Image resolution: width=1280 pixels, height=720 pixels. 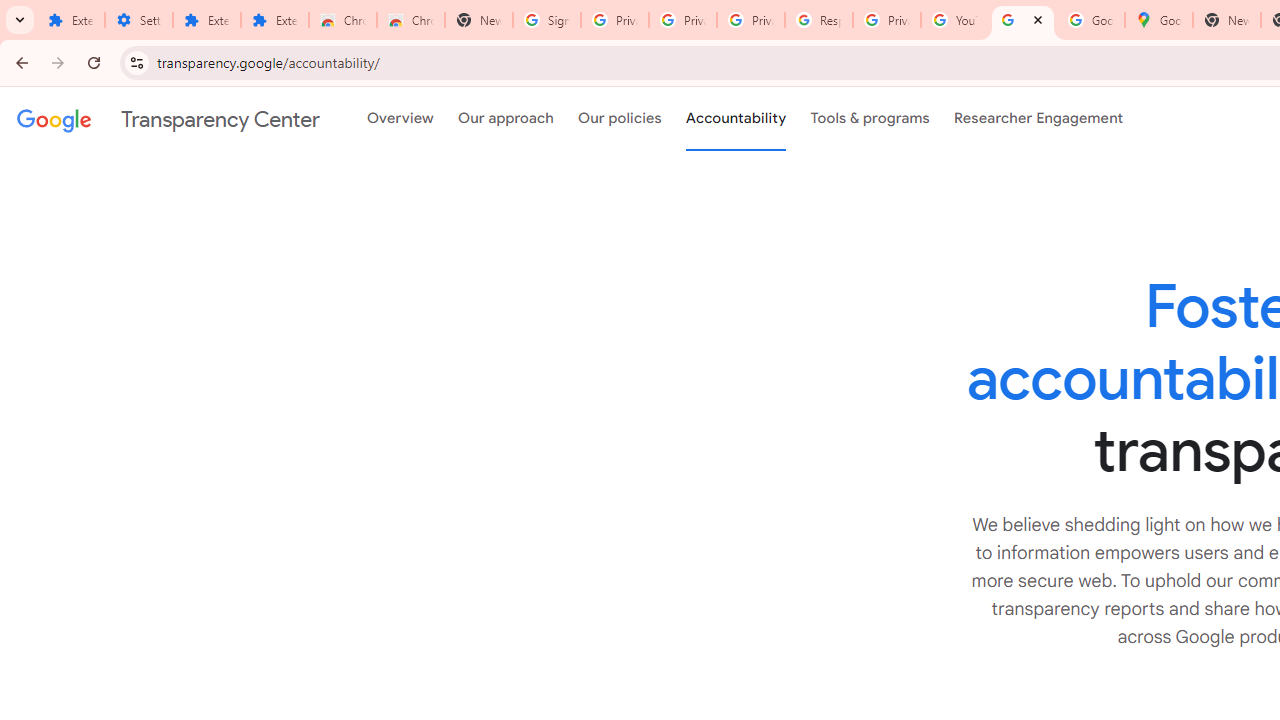 What do you see at coordinates (547, 20) in the screenshot?
I see `'Sign in - Google Accounts'` at bounding box center [547, 20].